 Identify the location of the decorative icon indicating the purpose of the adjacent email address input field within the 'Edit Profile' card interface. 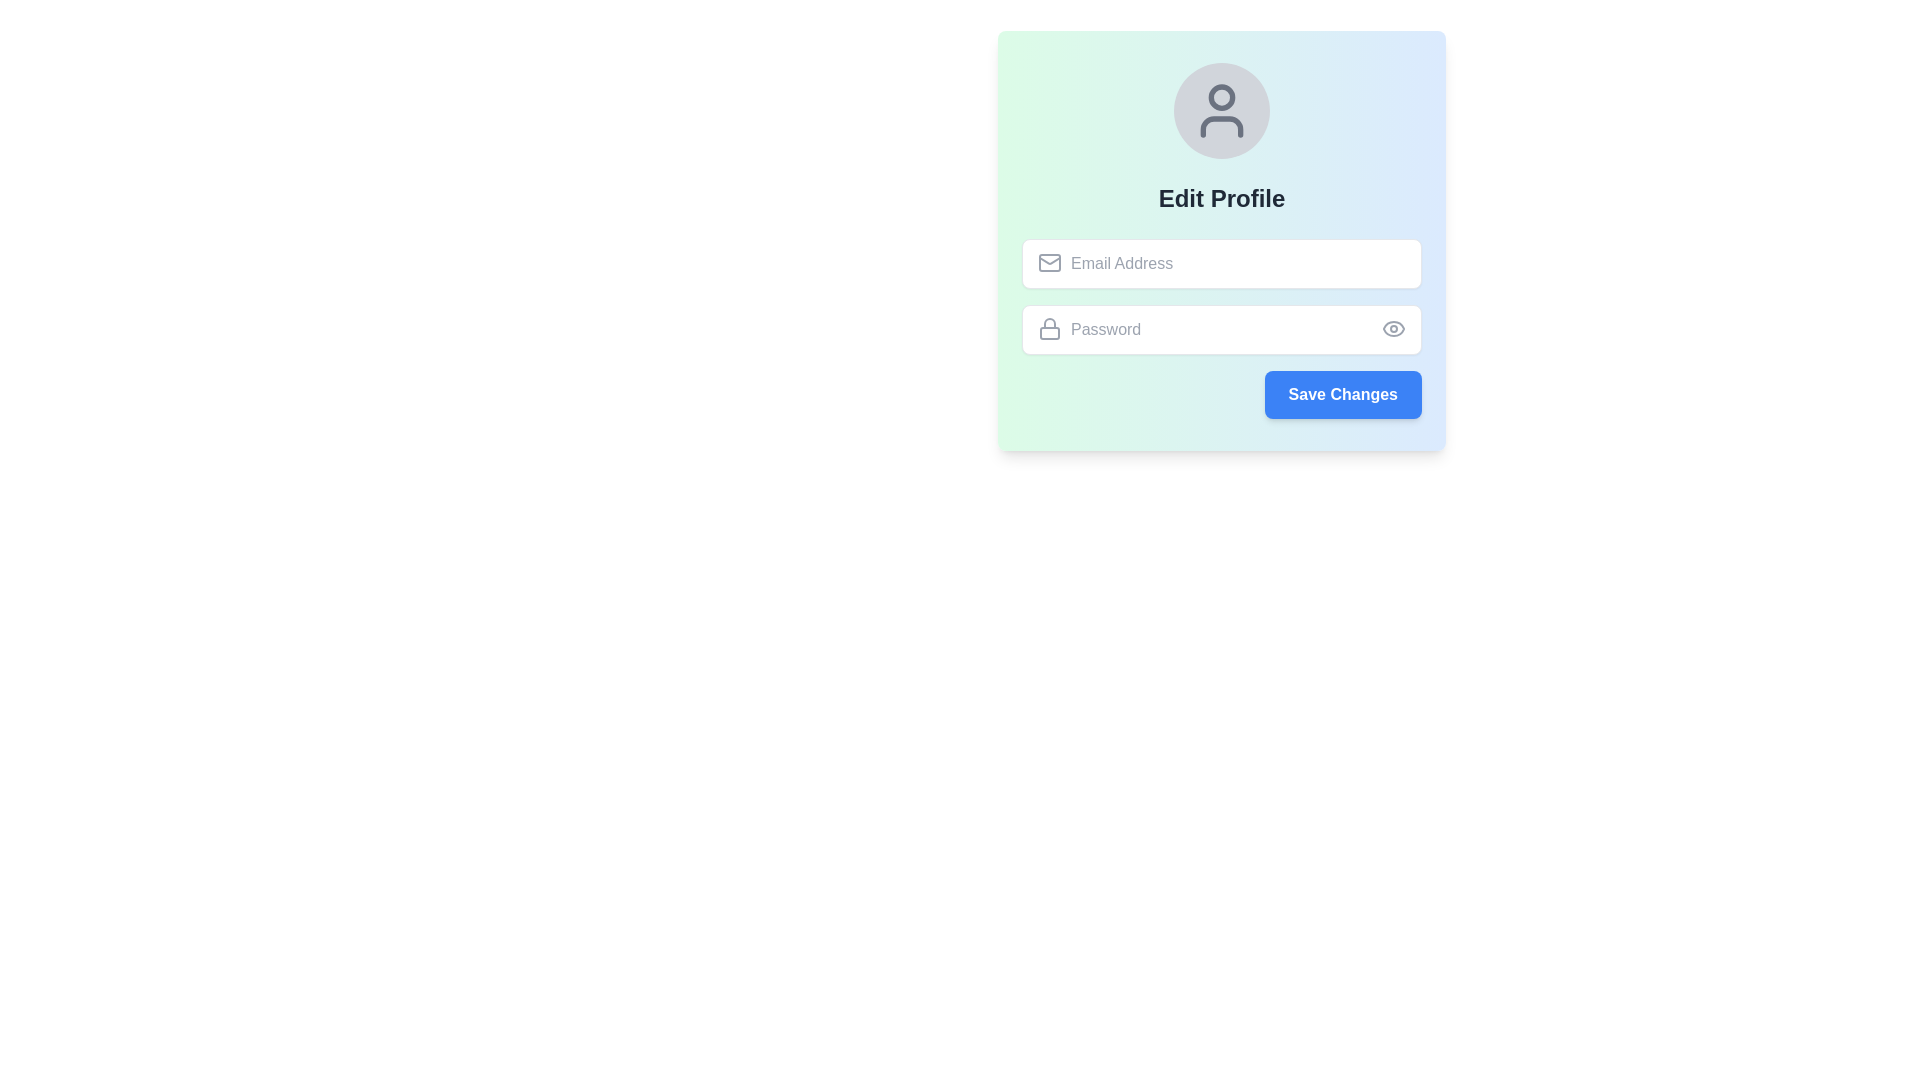
(1049, 261).